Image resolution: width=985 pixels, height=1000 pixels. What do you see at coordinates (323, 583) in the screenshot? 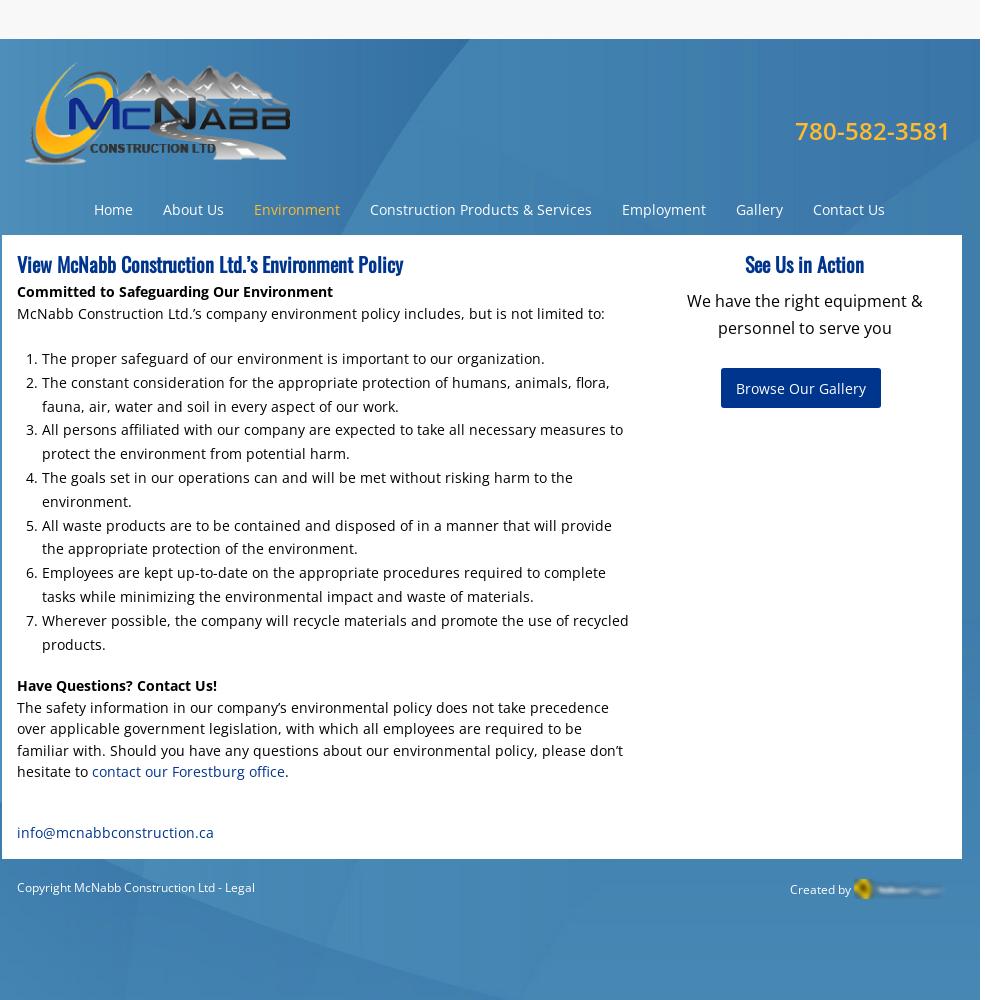
I see `'Employees are kept up-to-date on the appropriate procedures required to complete tasks while minimizing the environmental impact and waste of materials.'` at bounding box center [323, 583].